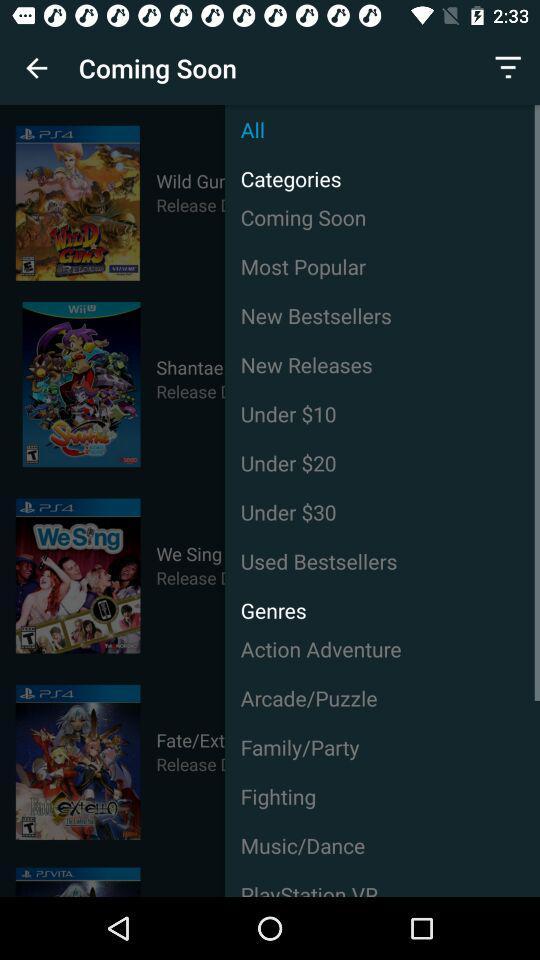  Describe the element at coordinates (382, 648) in the screenshot. I see `the item above arcade/puzzle` at that location.